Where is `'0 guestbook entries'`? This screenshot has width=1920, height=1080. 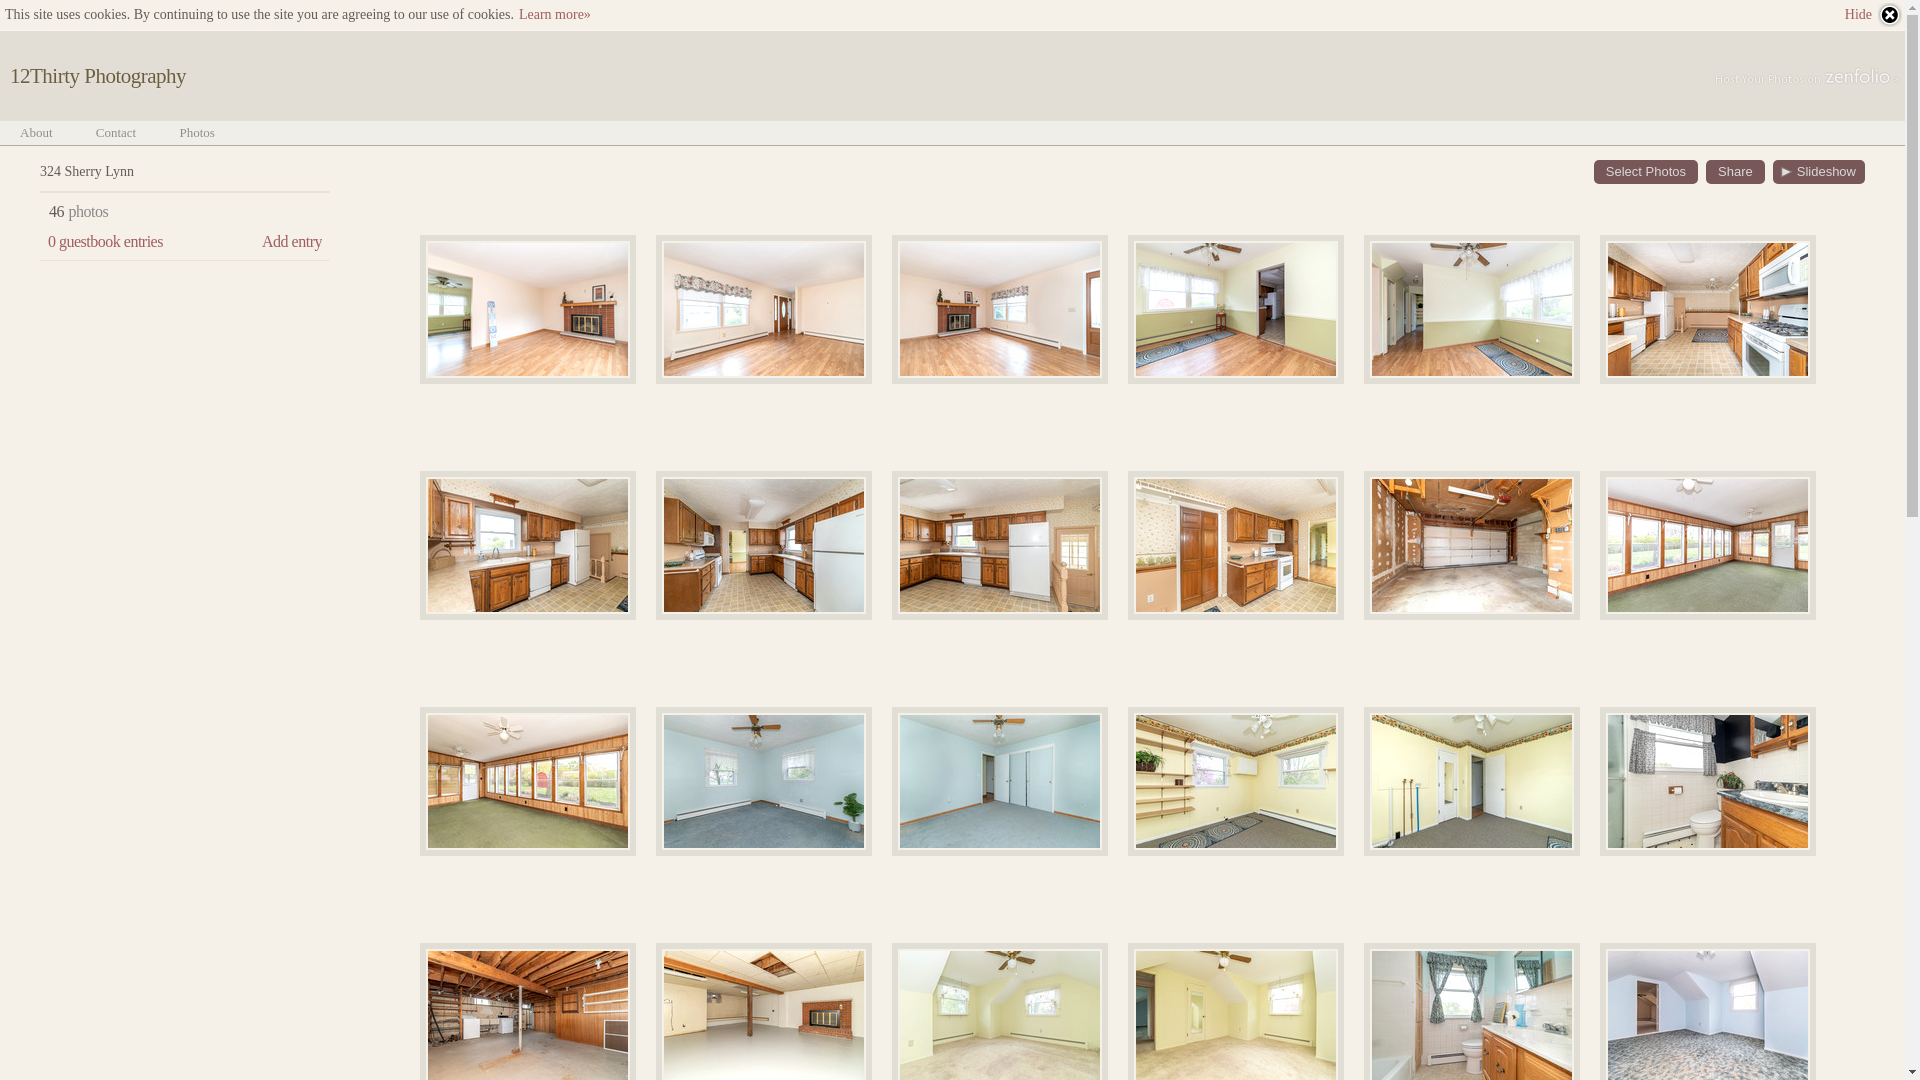 '0 guestbook entries' is located at coordinates (104, 241).